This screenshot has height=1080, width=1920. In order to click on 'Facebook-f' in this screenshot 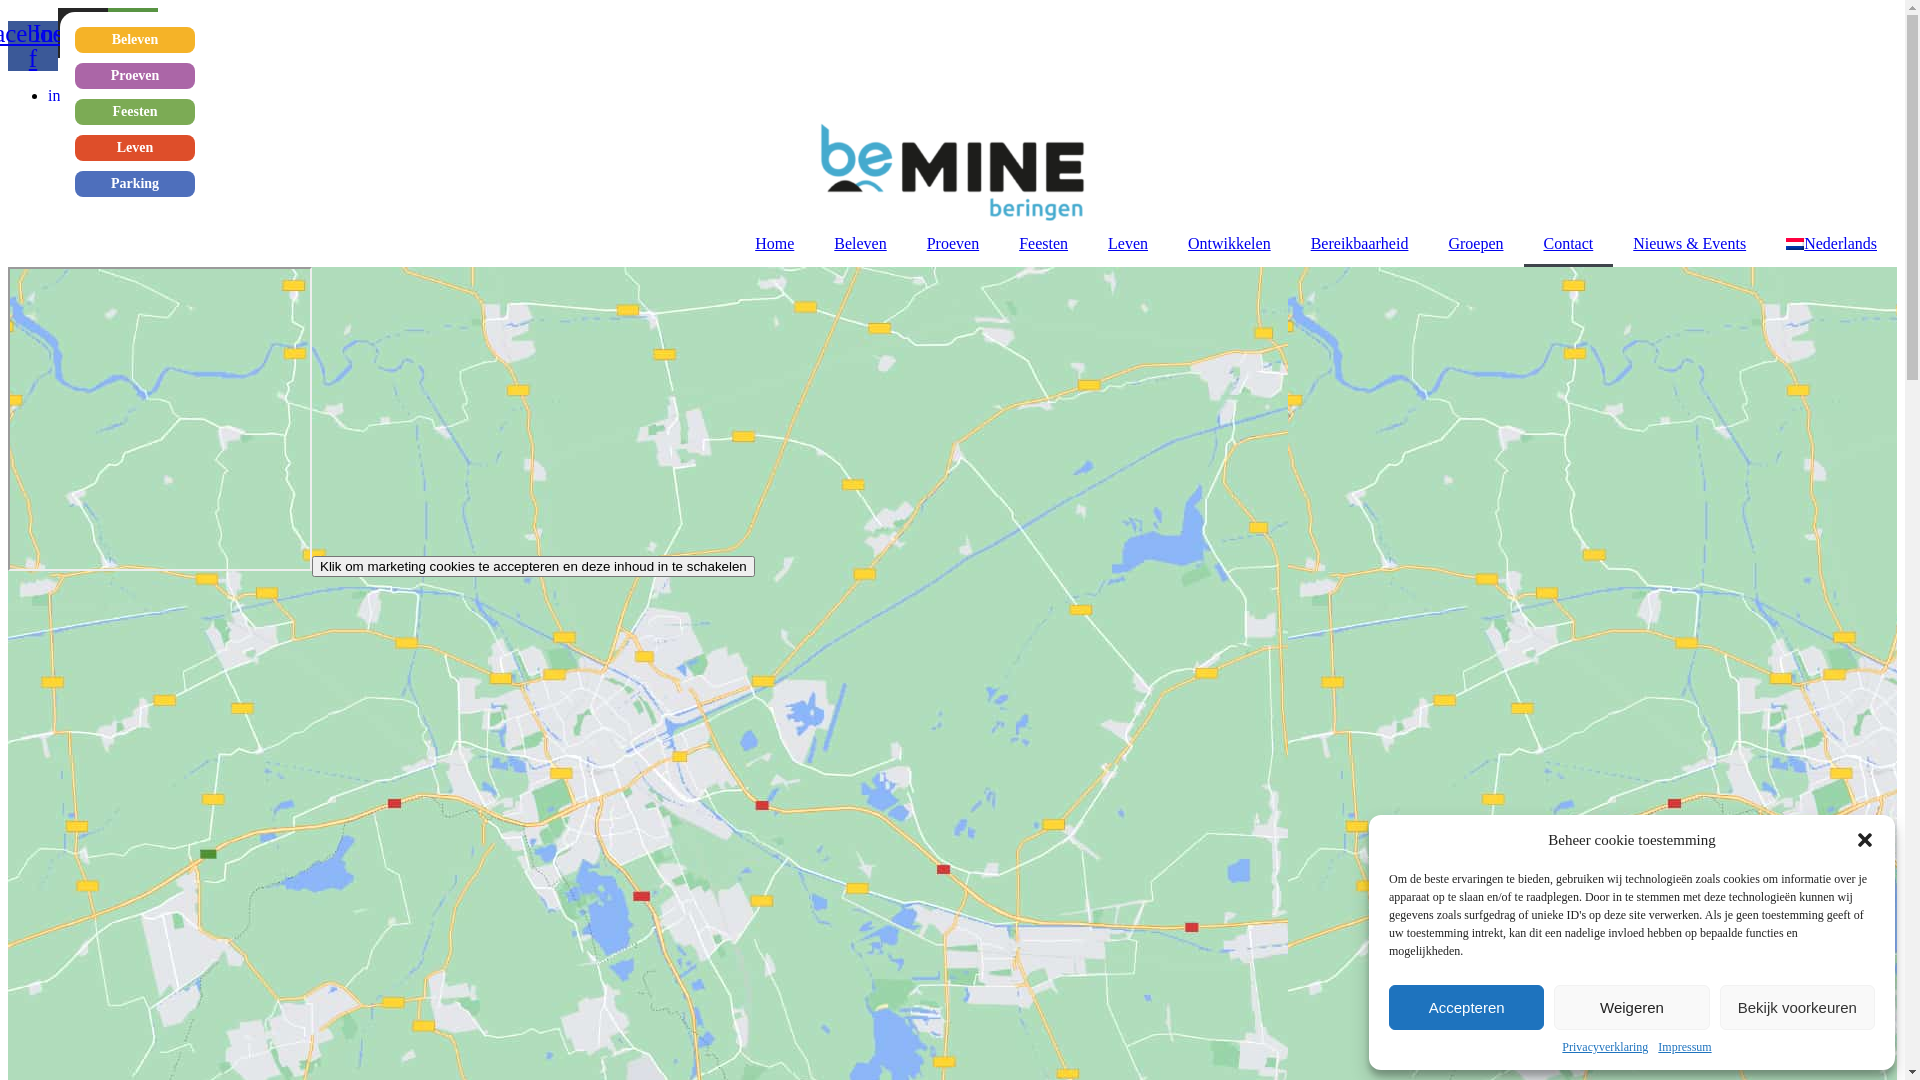, I will do `click(8, 45)`.